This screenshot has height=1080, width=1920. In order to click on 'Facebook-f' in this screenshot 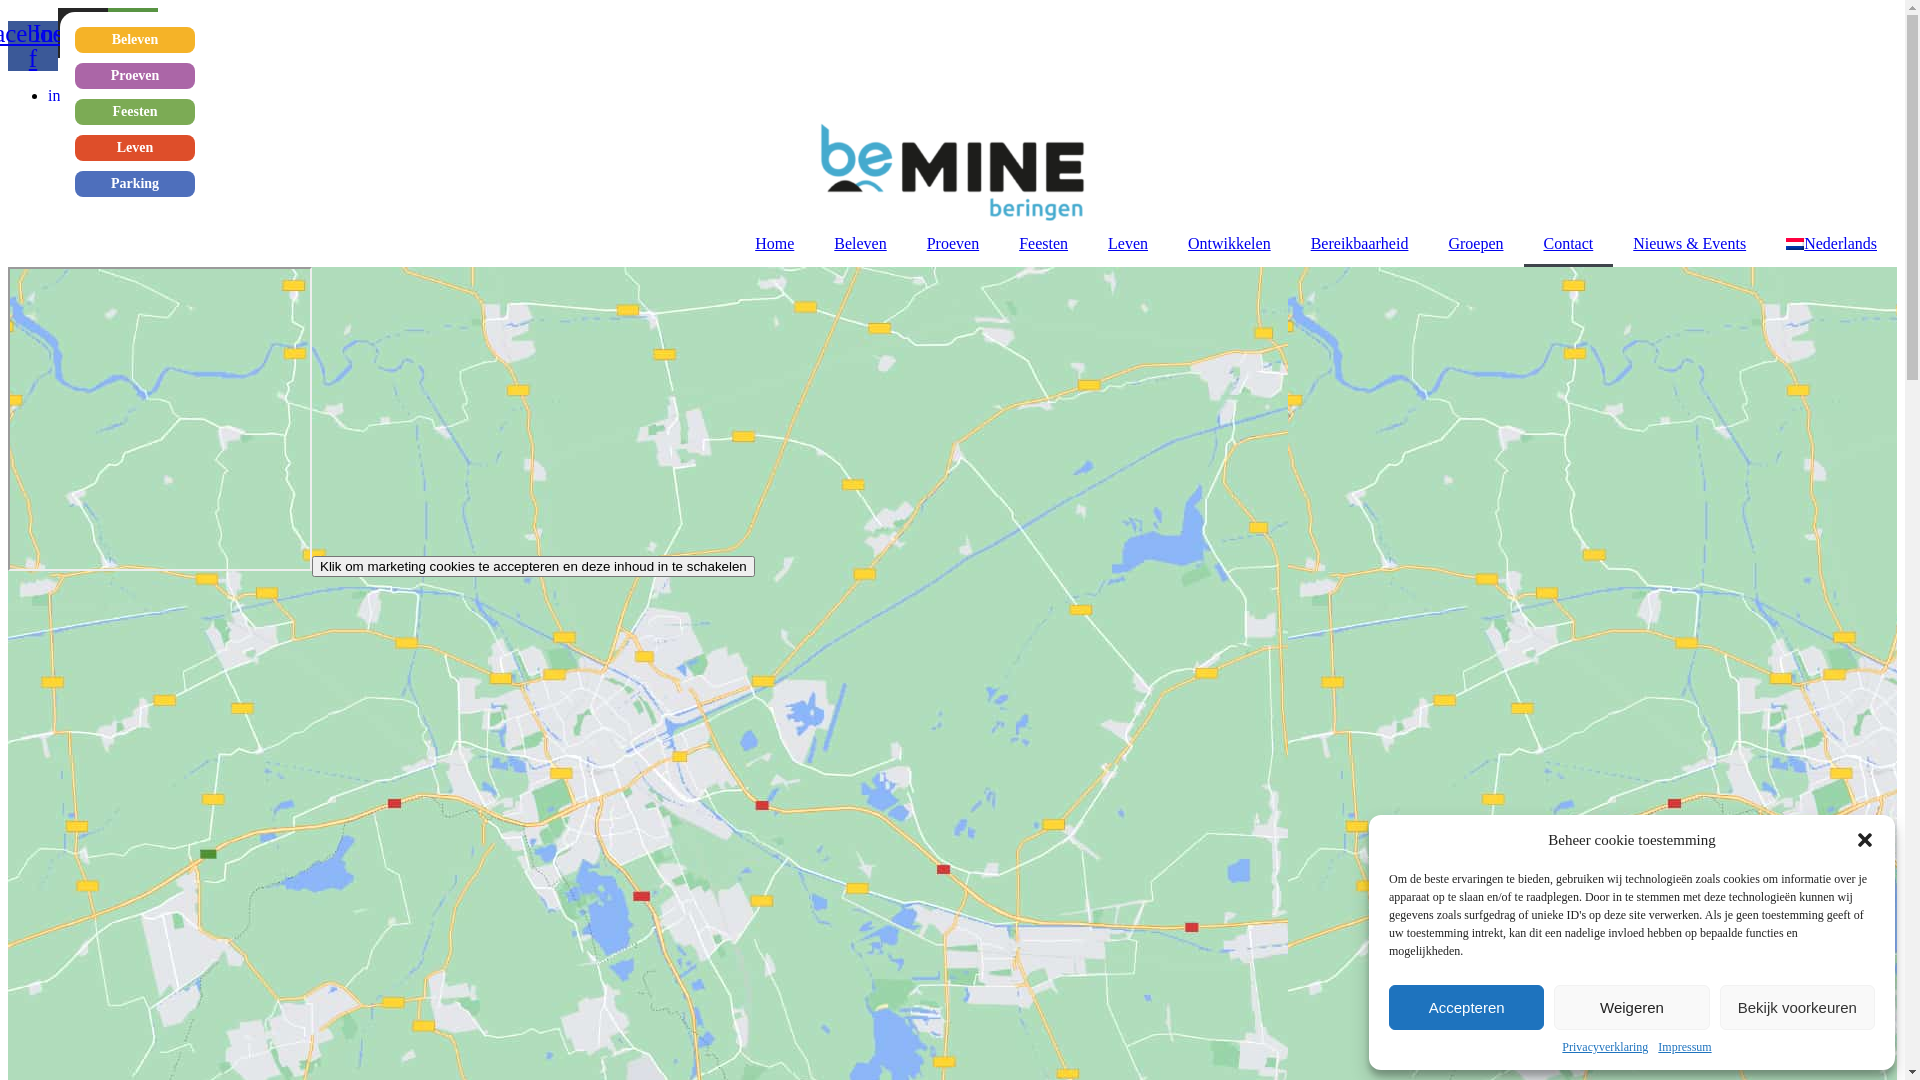, I will do `click(8, 45)`.